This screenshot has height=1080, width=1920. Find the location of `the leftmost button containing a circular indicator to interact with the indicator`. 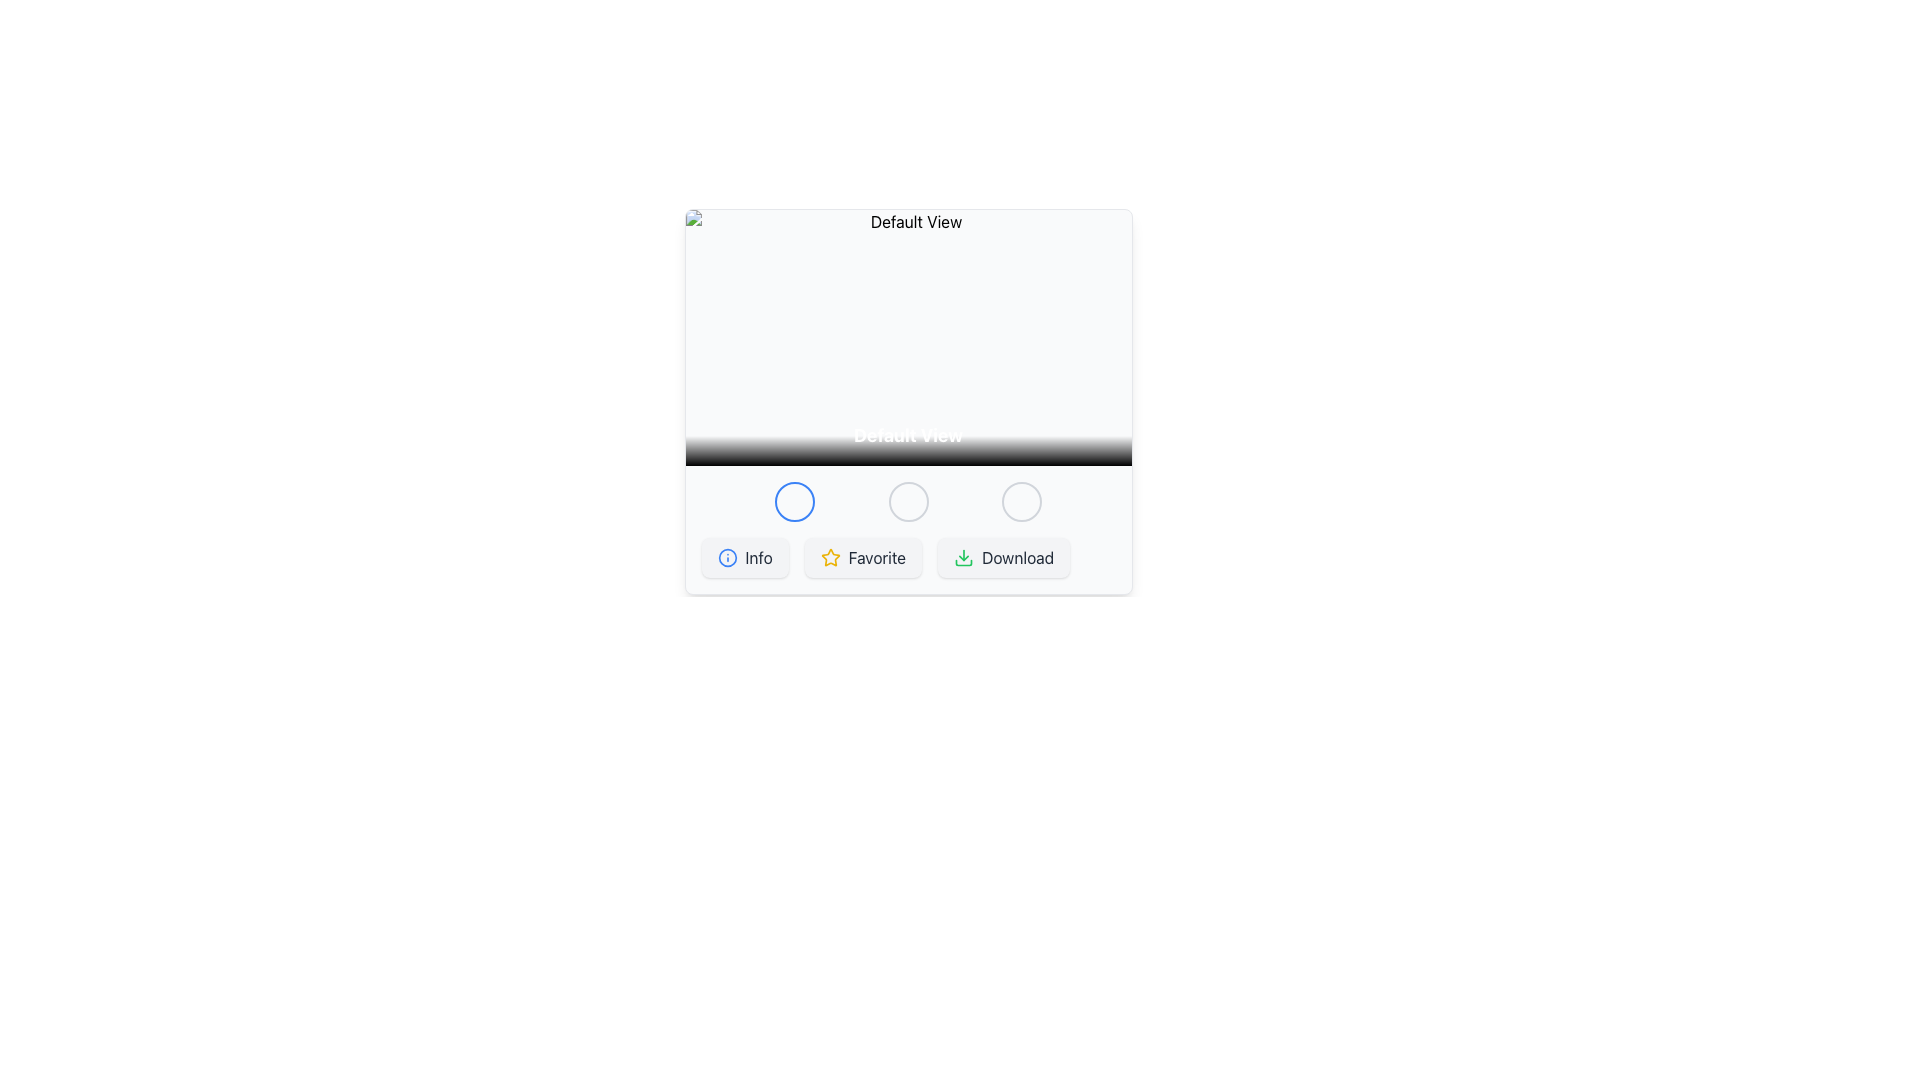

the leftmost button containing a circular indicator to interact with the indicator is located at coordinates (726, 558).